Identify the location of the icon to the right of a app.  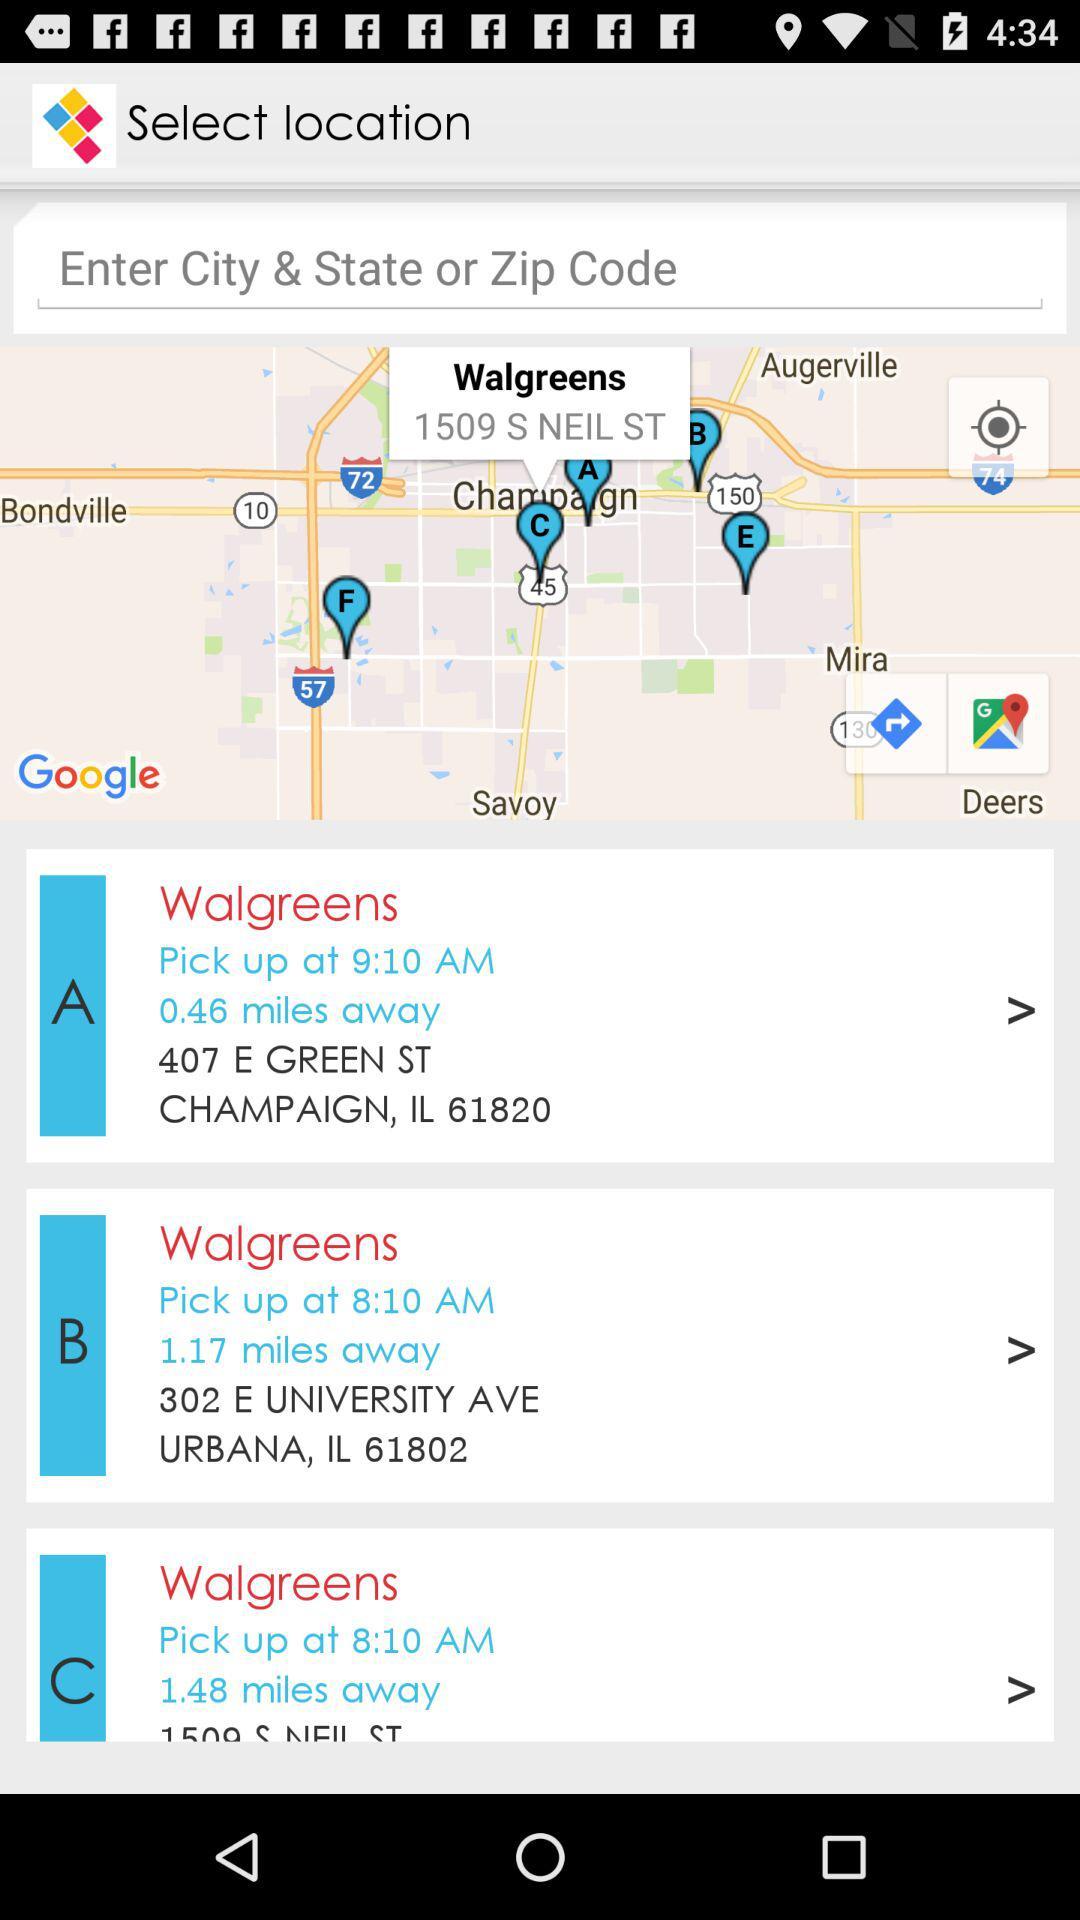
(299, 1012).